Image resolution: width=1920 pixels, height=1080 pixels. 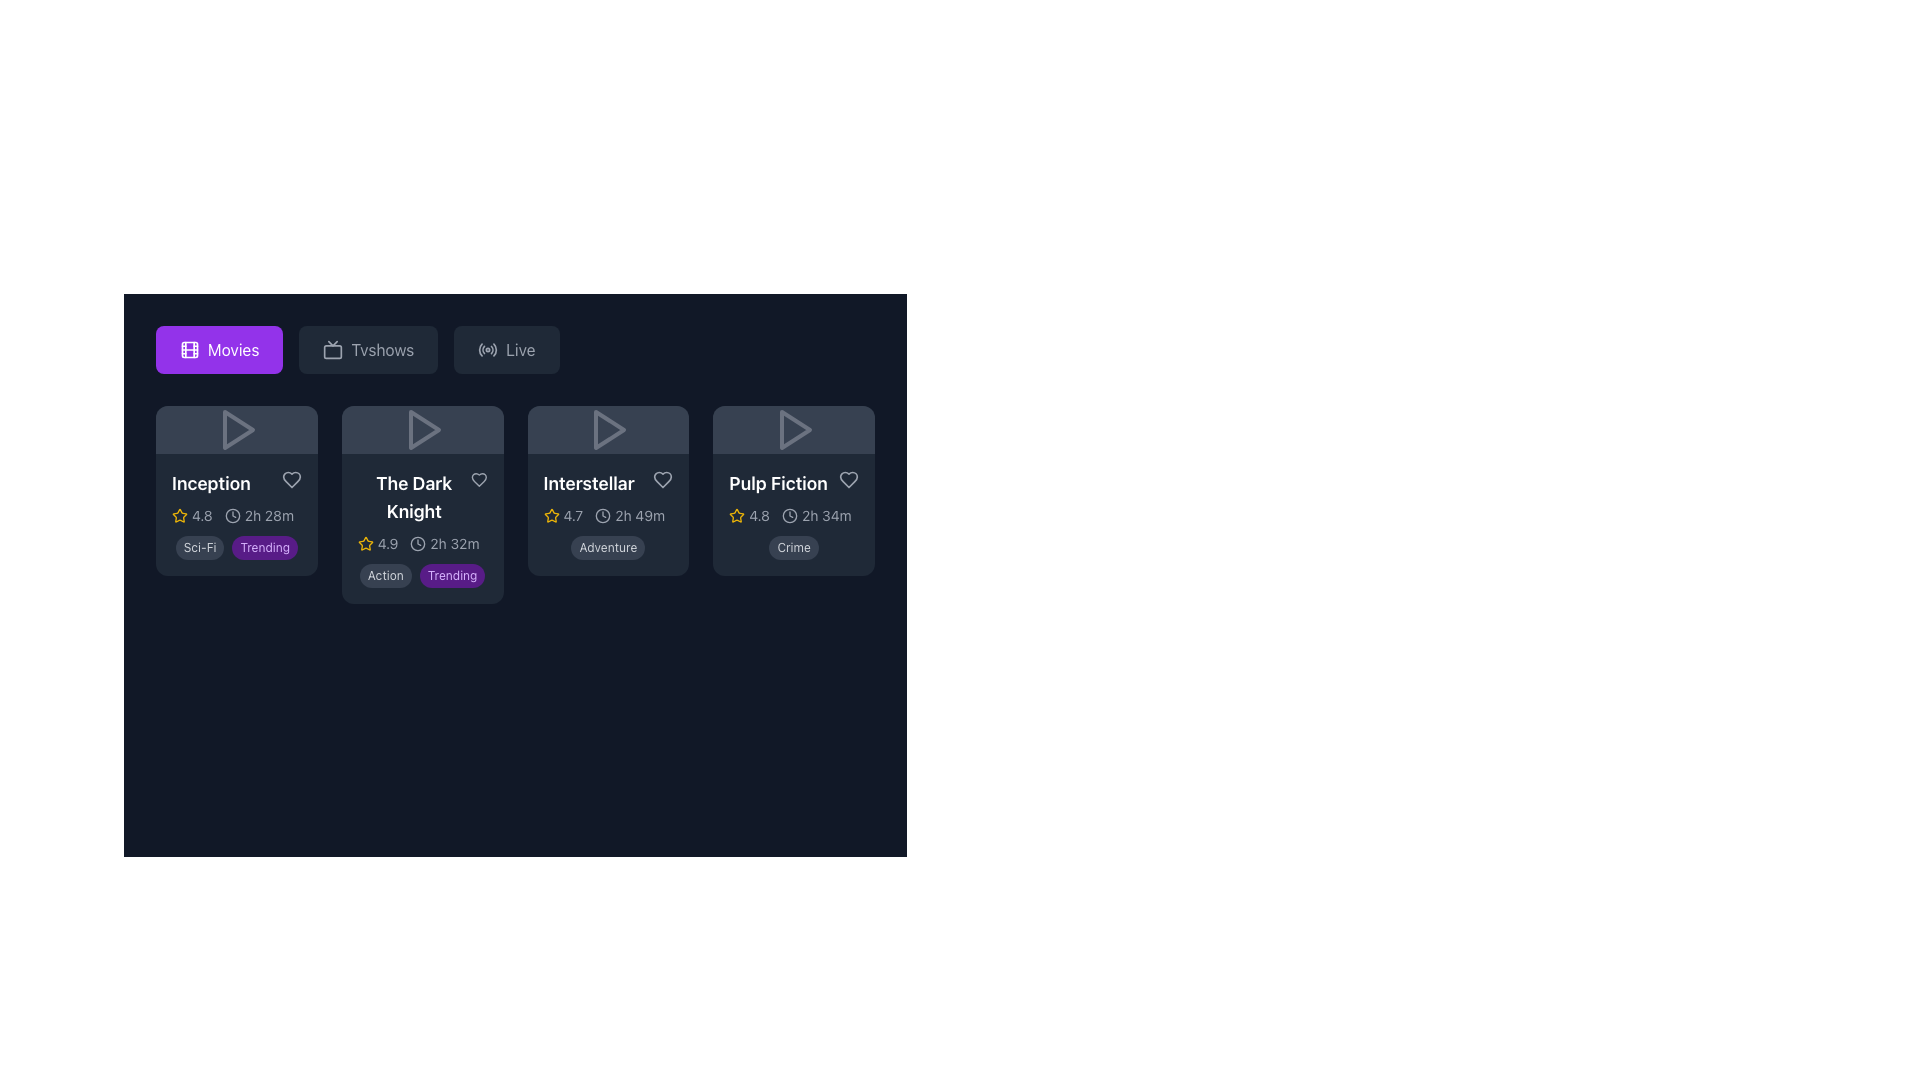 What do you see at coordinates (607, 514) in the screenshot?
I see `the Information Card displaying details about the movie 'Interstellar', which is the third card in a horizontal list of movie cards` at bounding box center [607, 514].